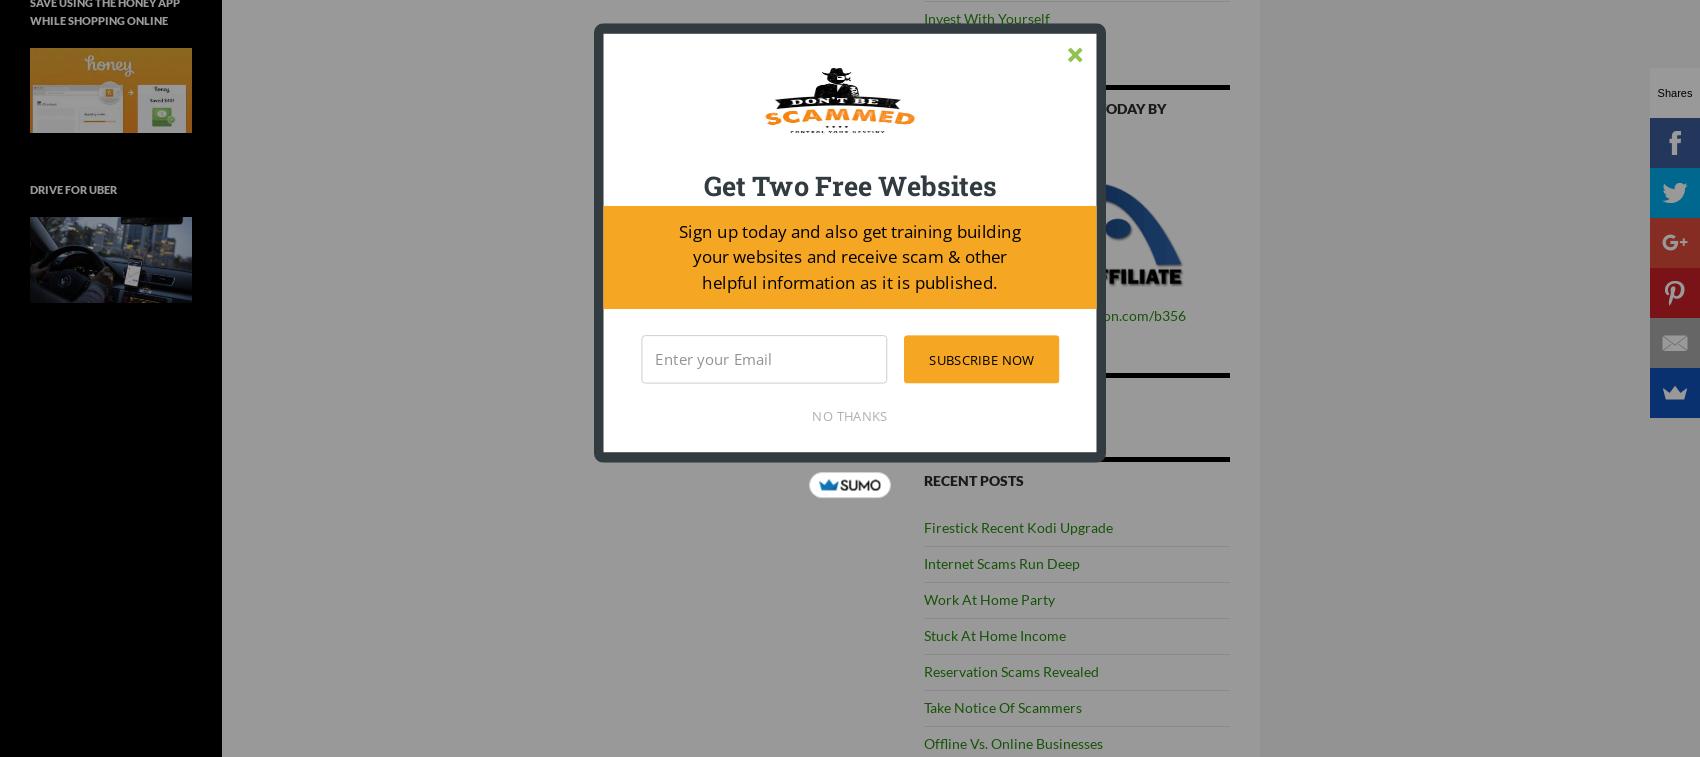  Describe the element at coordinates (972, 480) in the screenshot. I see `'Recent Posts'` at that location.